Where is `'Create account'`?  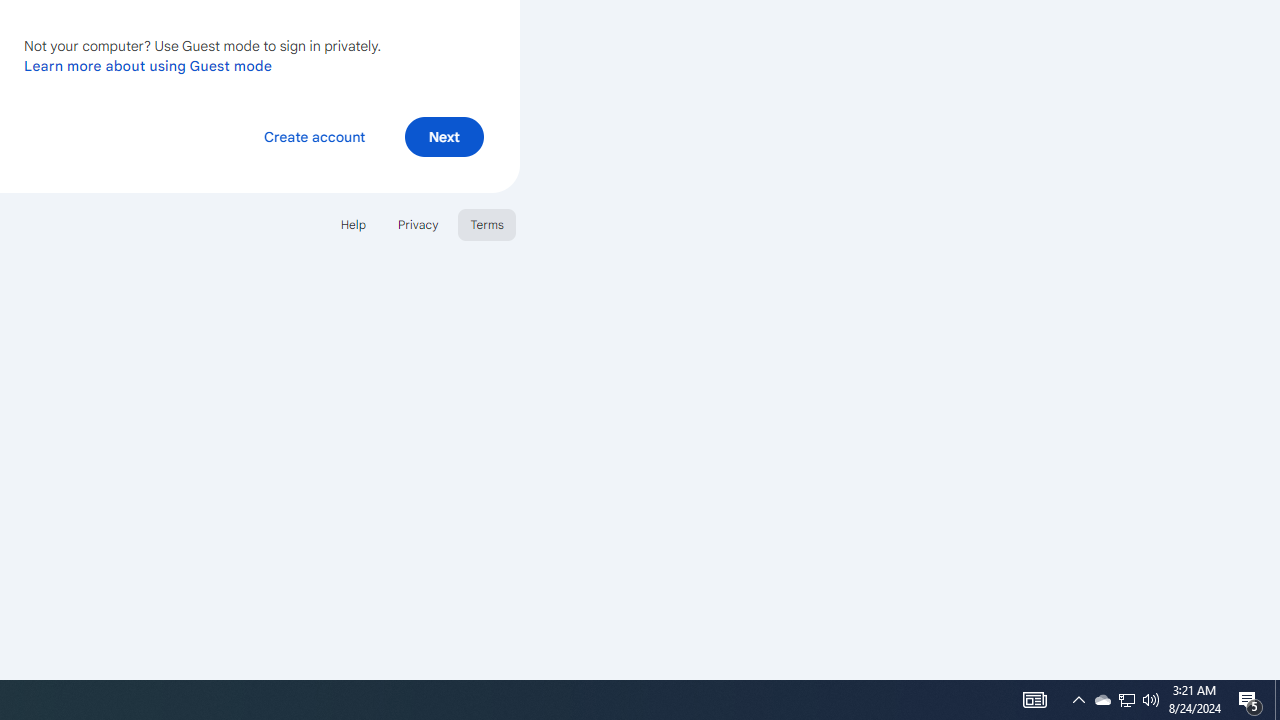 'Create account' is located at coordinates (313, 135).